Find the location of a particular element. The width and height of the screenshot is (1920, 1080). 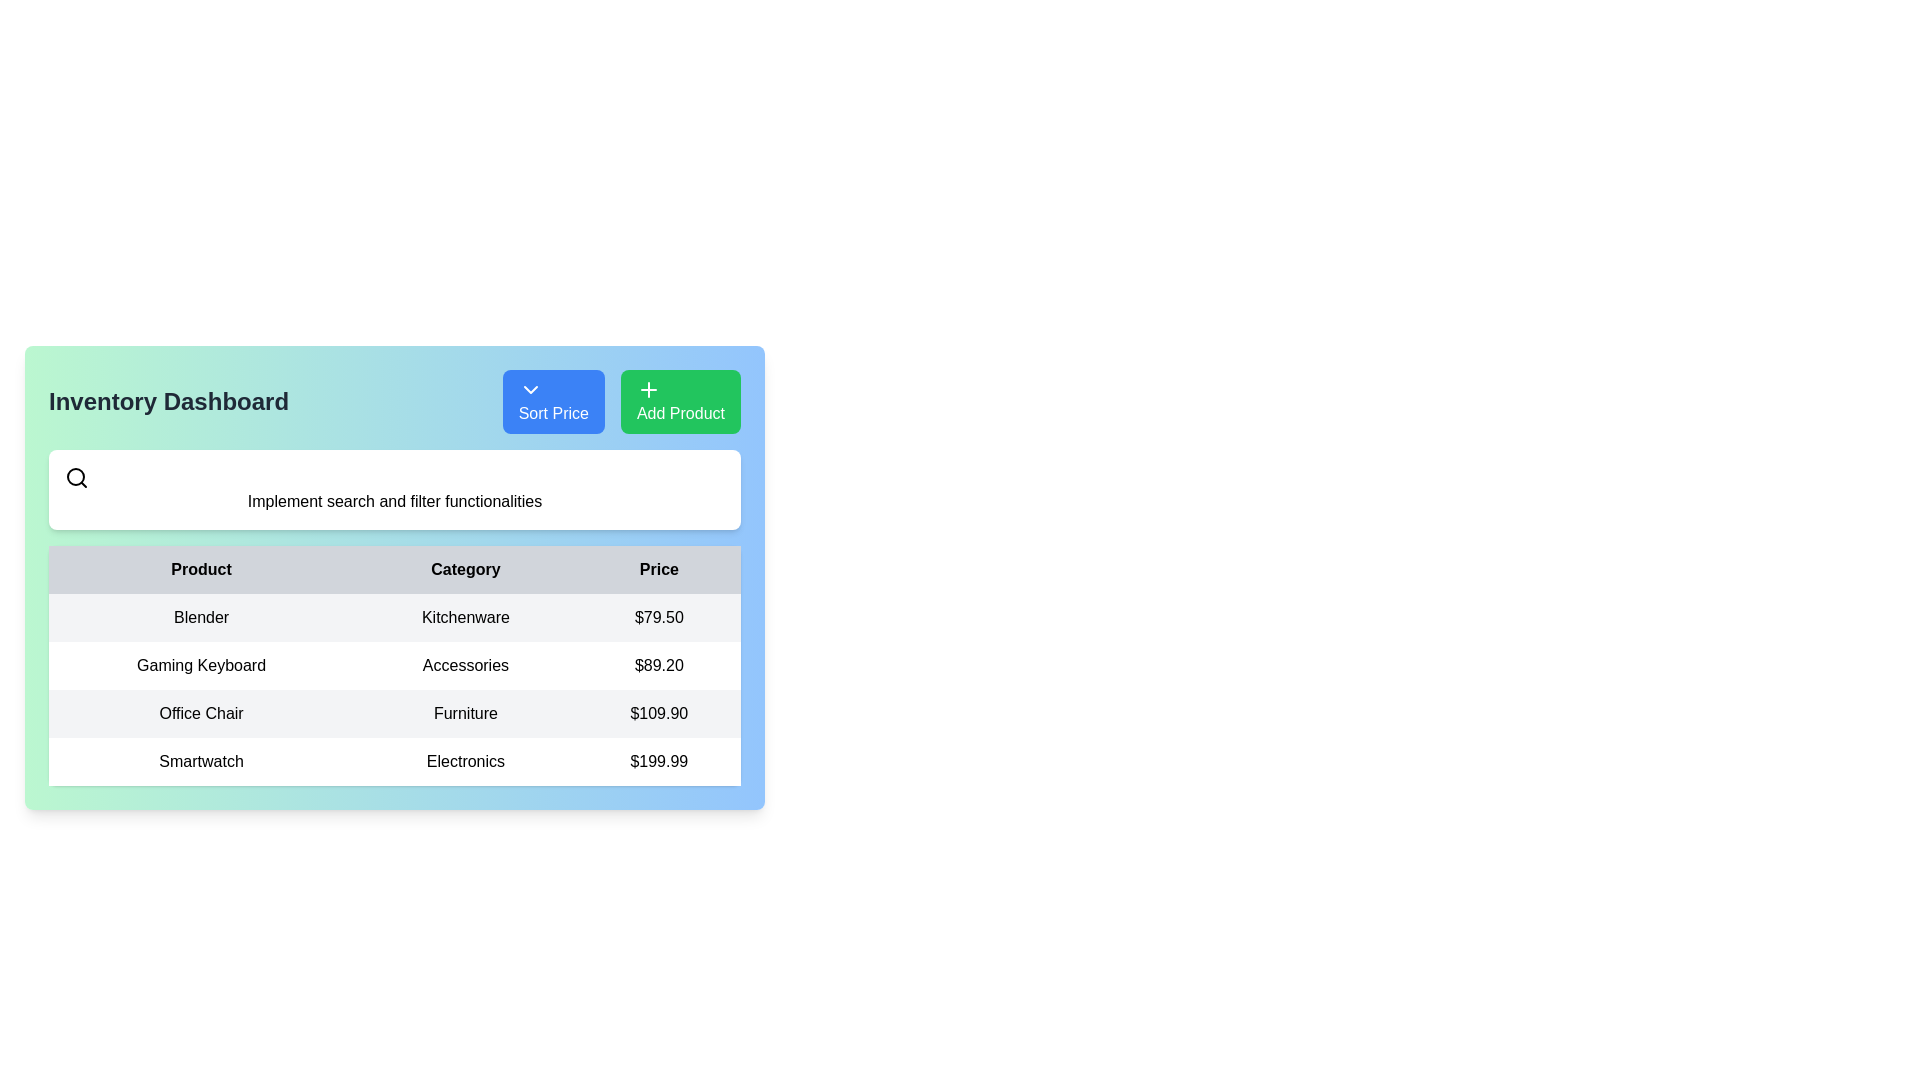

the circular sub-component of the search icon located at the top left of the application interface by clicking on it is located at coordinates (76, 477).